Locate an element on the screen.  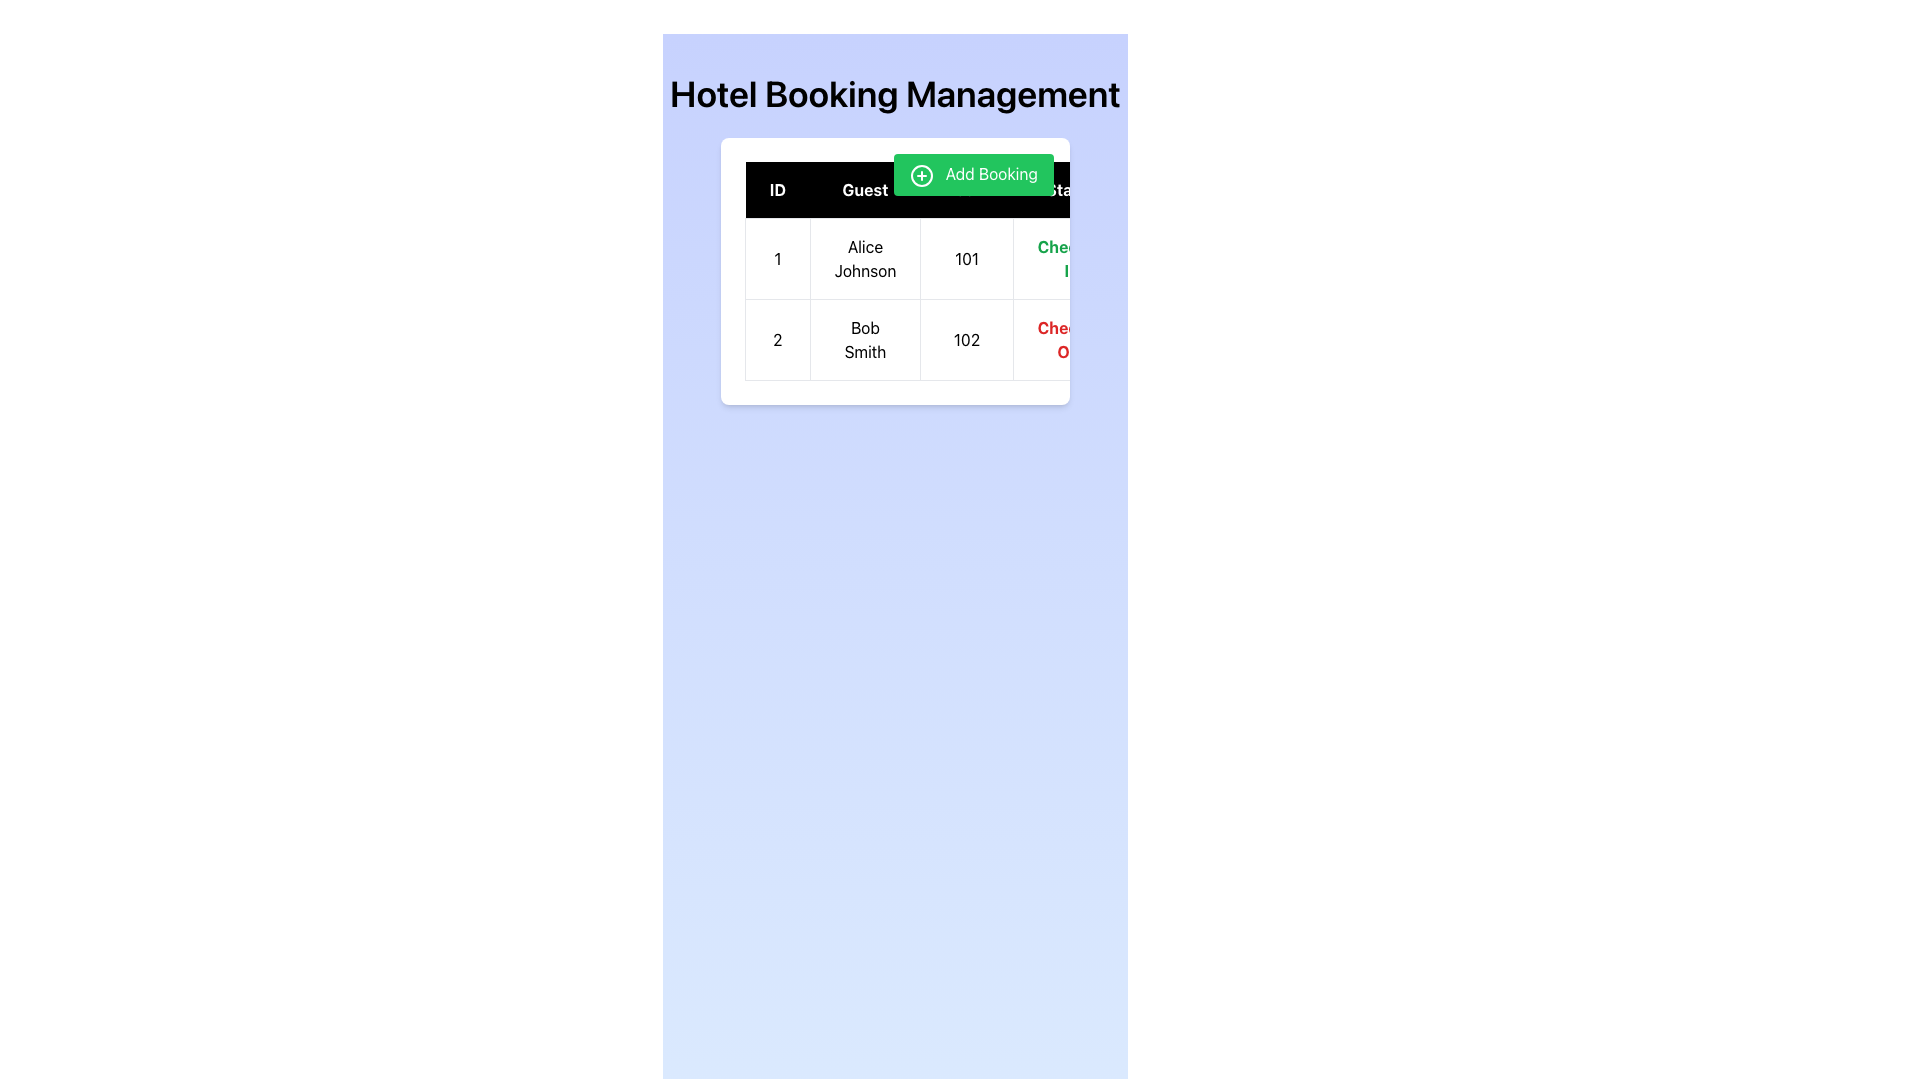
the Text Display element that shows the name of a guest, located in the first row and second column of the table, positioned between '1' and '101' is located at coordinates (865, 257).